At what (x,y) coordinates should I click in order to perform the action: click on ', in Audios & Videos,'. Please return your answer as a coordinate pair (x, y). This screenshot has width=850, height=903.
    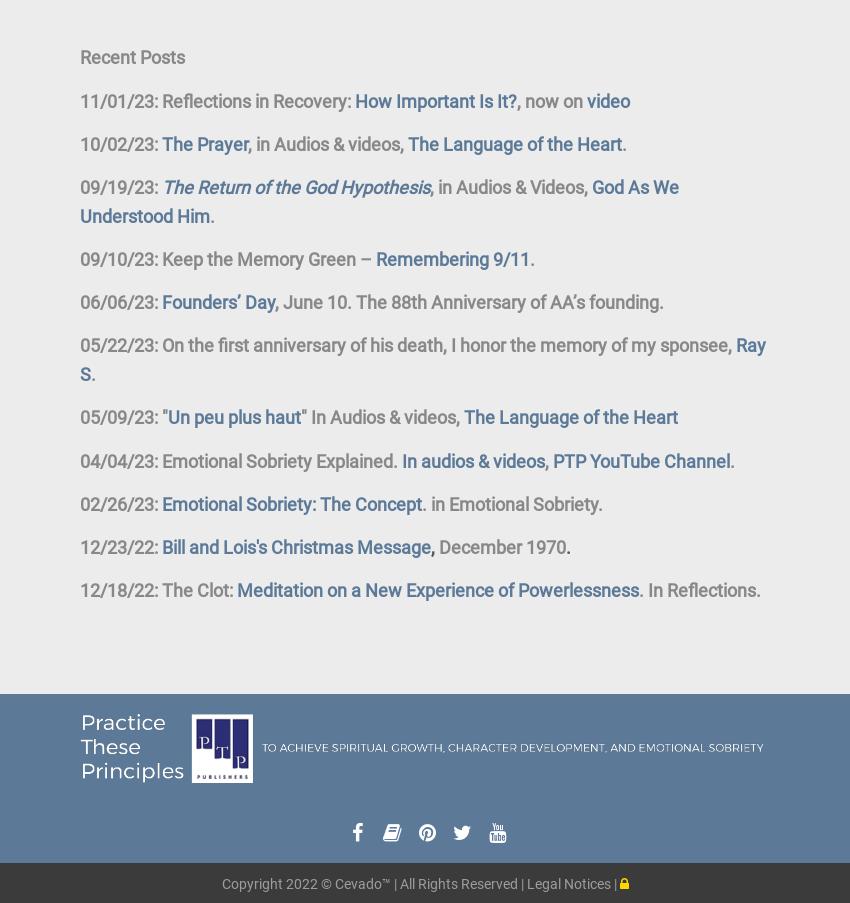
    Looking at the image, I should click on (510, 186).